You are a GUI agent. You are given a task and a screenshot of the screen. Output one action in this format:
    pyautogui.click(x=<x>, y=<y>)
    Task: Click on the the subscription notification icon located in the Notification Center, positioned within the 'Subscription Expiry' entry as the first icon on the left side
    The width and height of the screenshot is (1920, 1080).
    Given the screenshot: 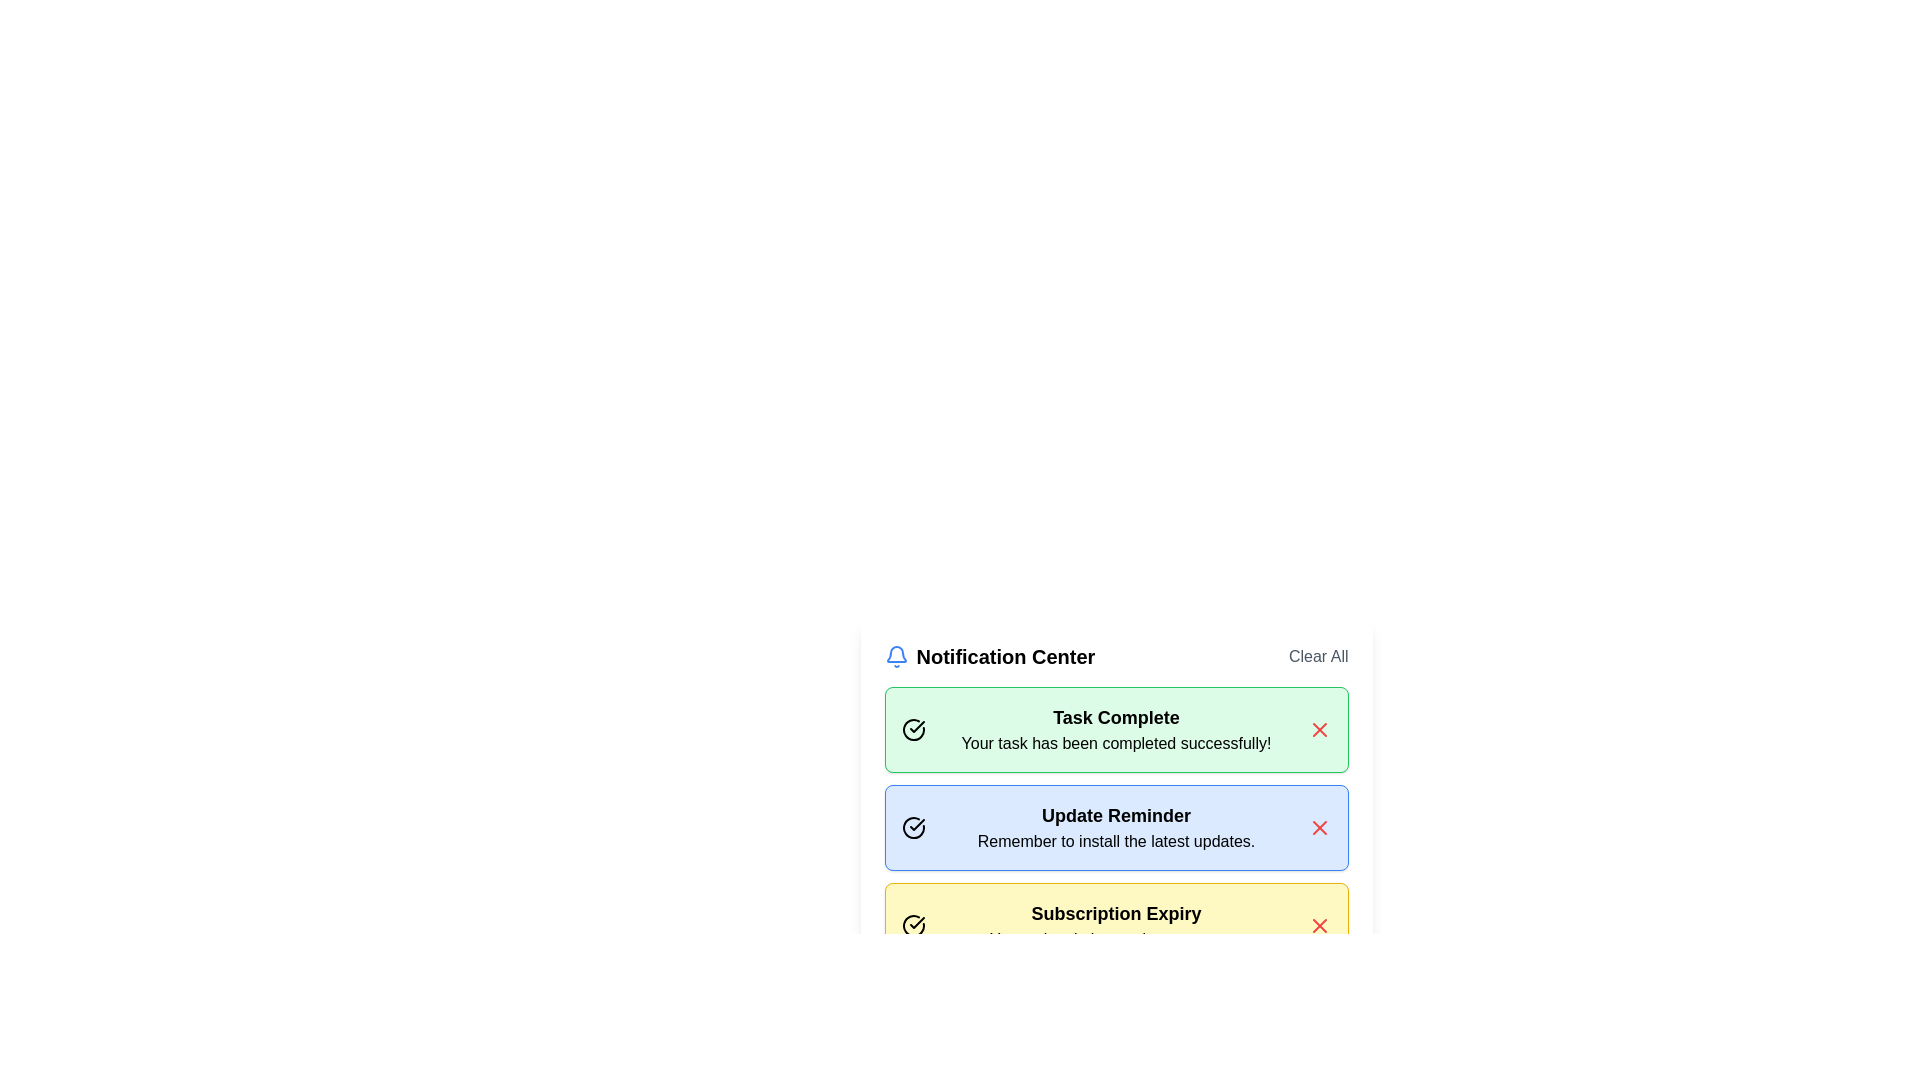 What is the action you would take?
    pyautogui.click(x=912, y=925)
    